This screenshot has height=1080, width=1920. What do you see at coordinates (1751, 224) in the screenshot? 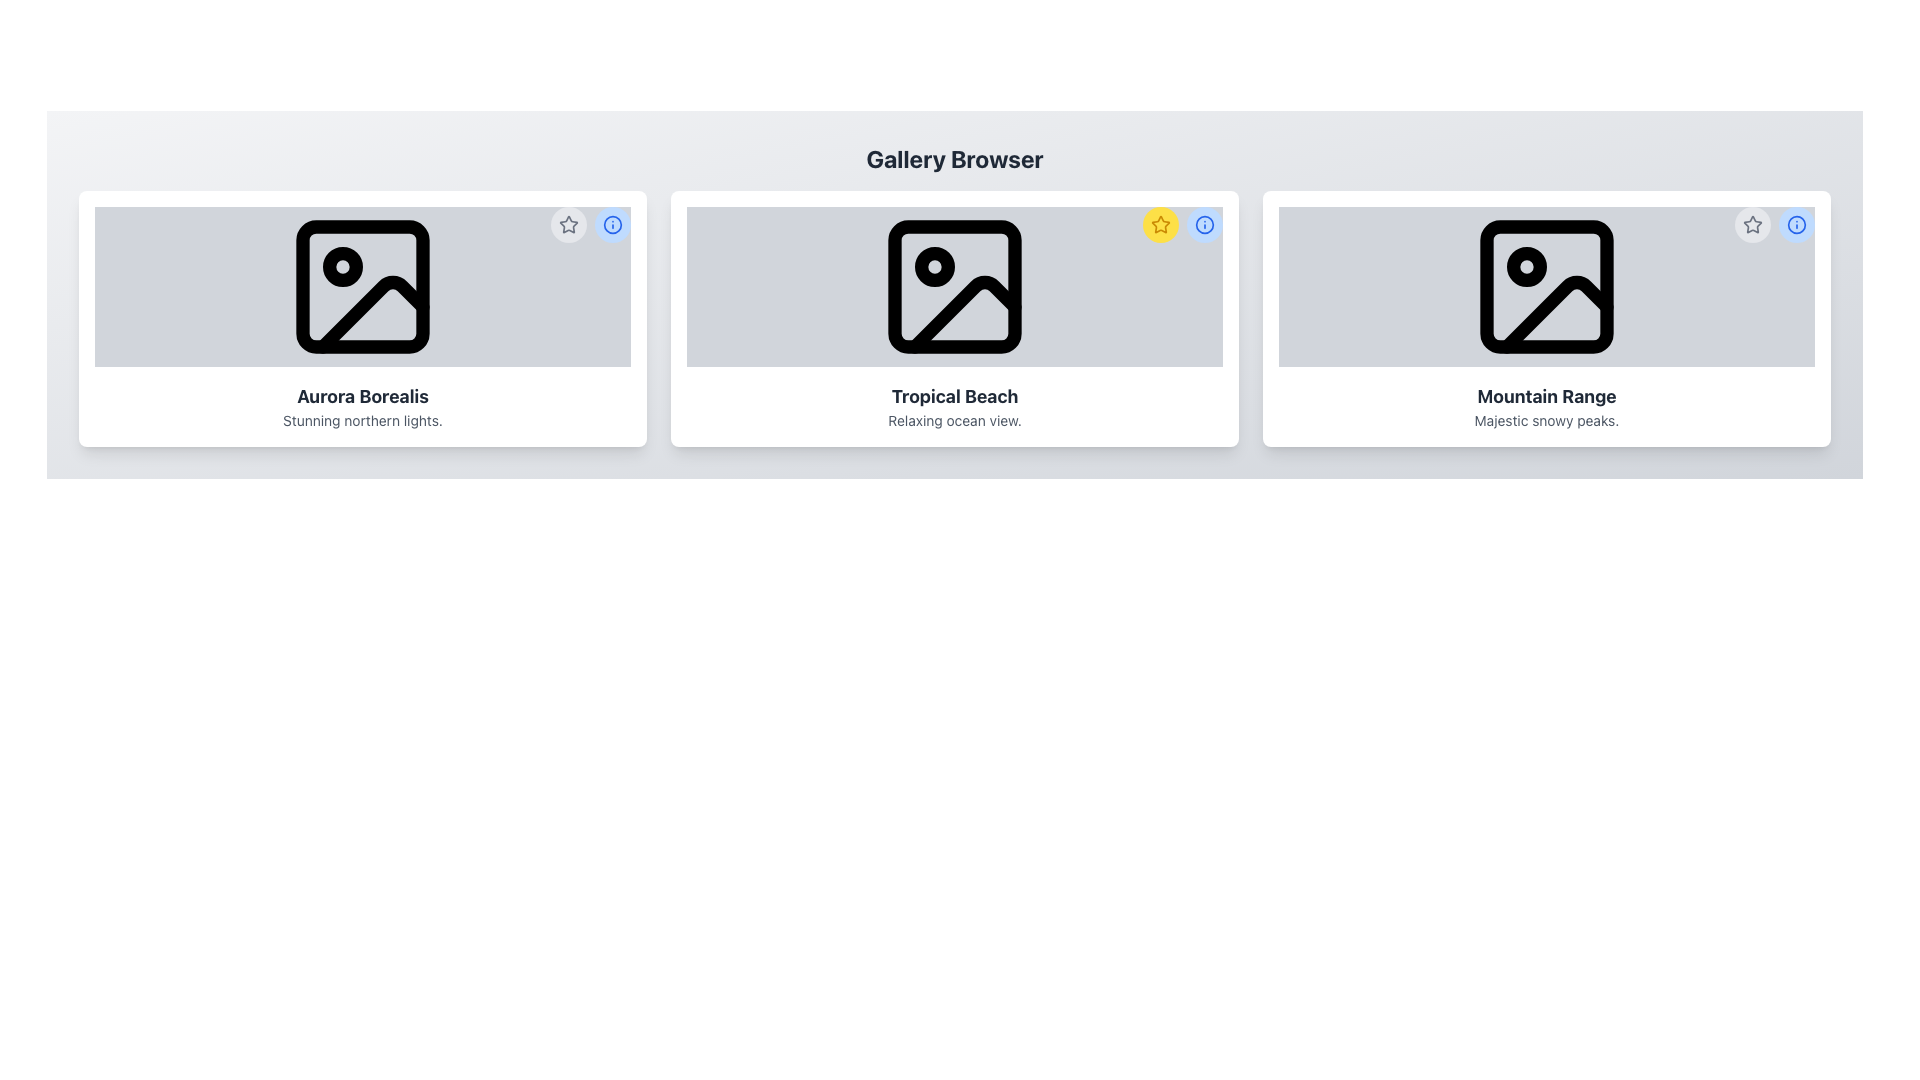
I see `the star icon button located in the top-right corner of the 'Mountain Range' card to favorite the item` at bounding box center [1751, 224].